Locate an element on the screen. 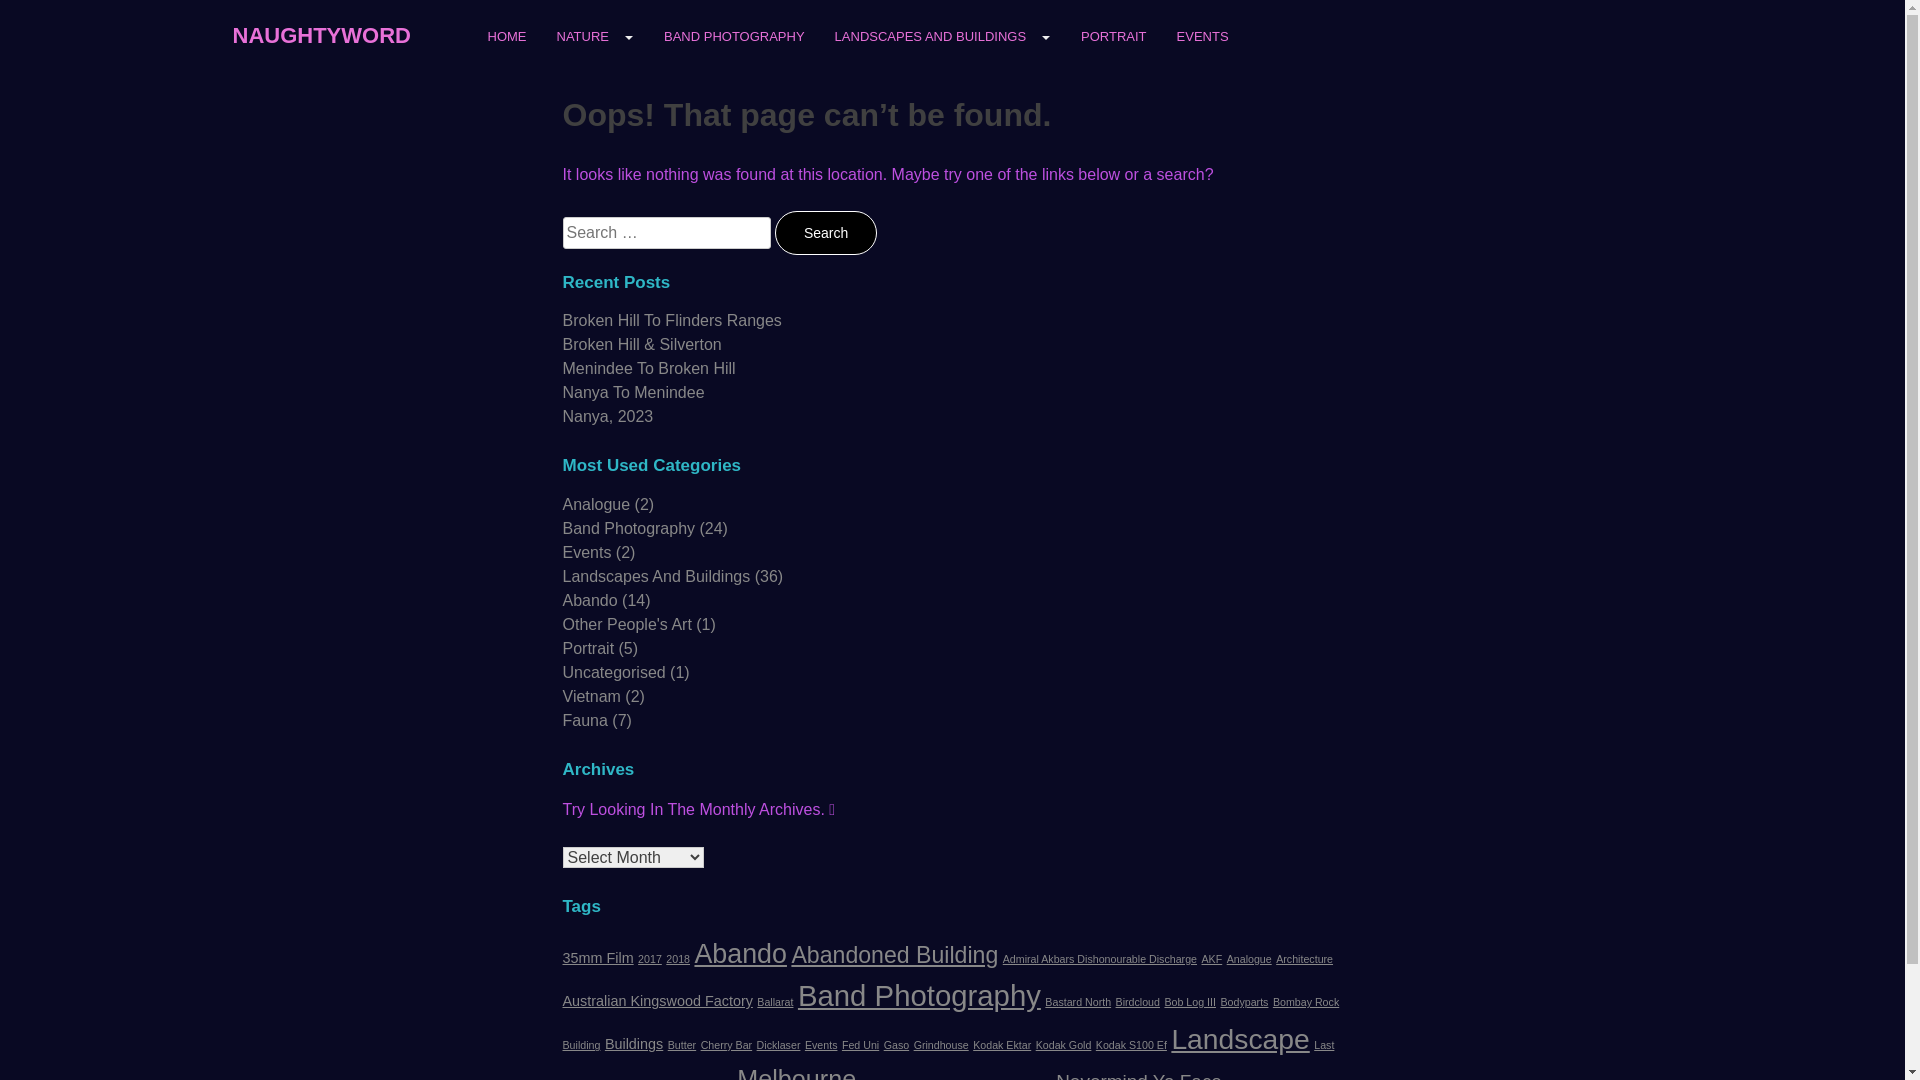 This screenshot has width=1920, height=1080. '2018' is located at coordinates (677, 958).